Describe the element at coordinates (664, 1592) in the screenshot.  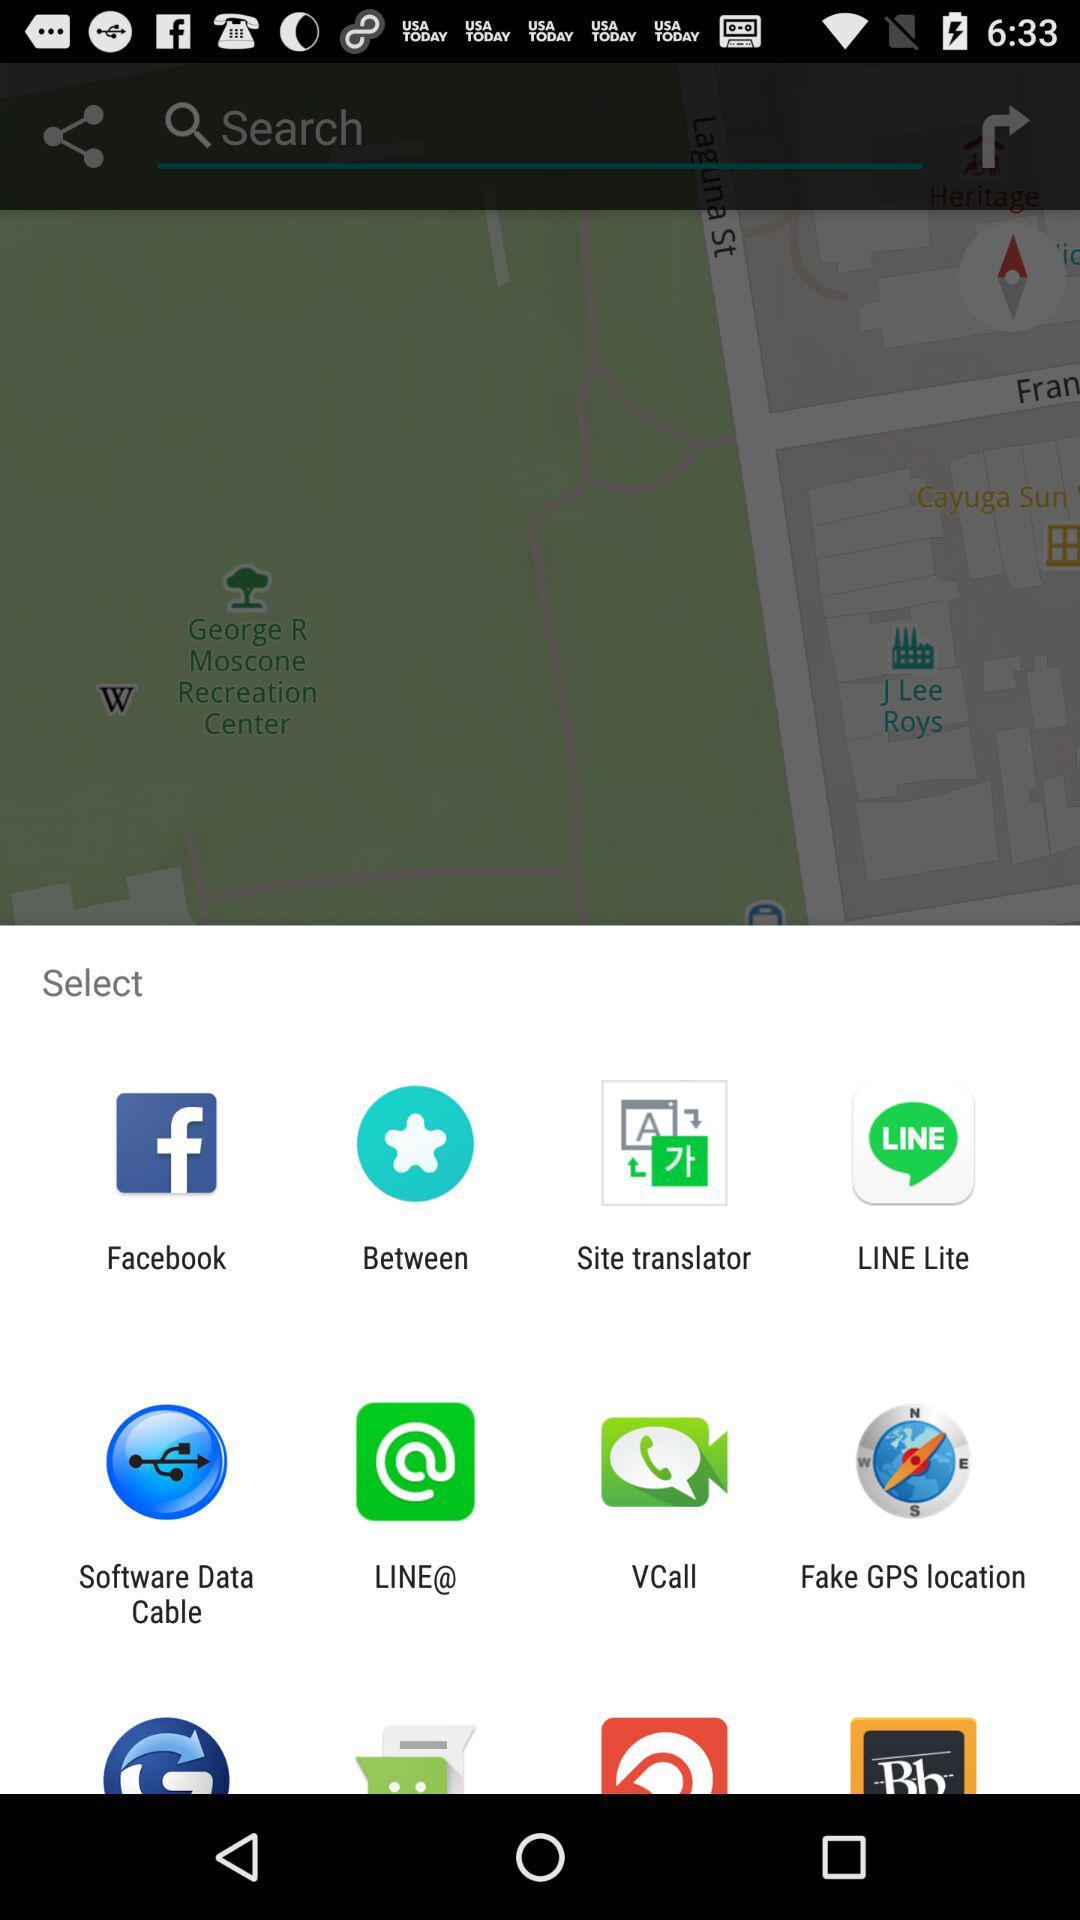
I see `the vcall app` at that location.